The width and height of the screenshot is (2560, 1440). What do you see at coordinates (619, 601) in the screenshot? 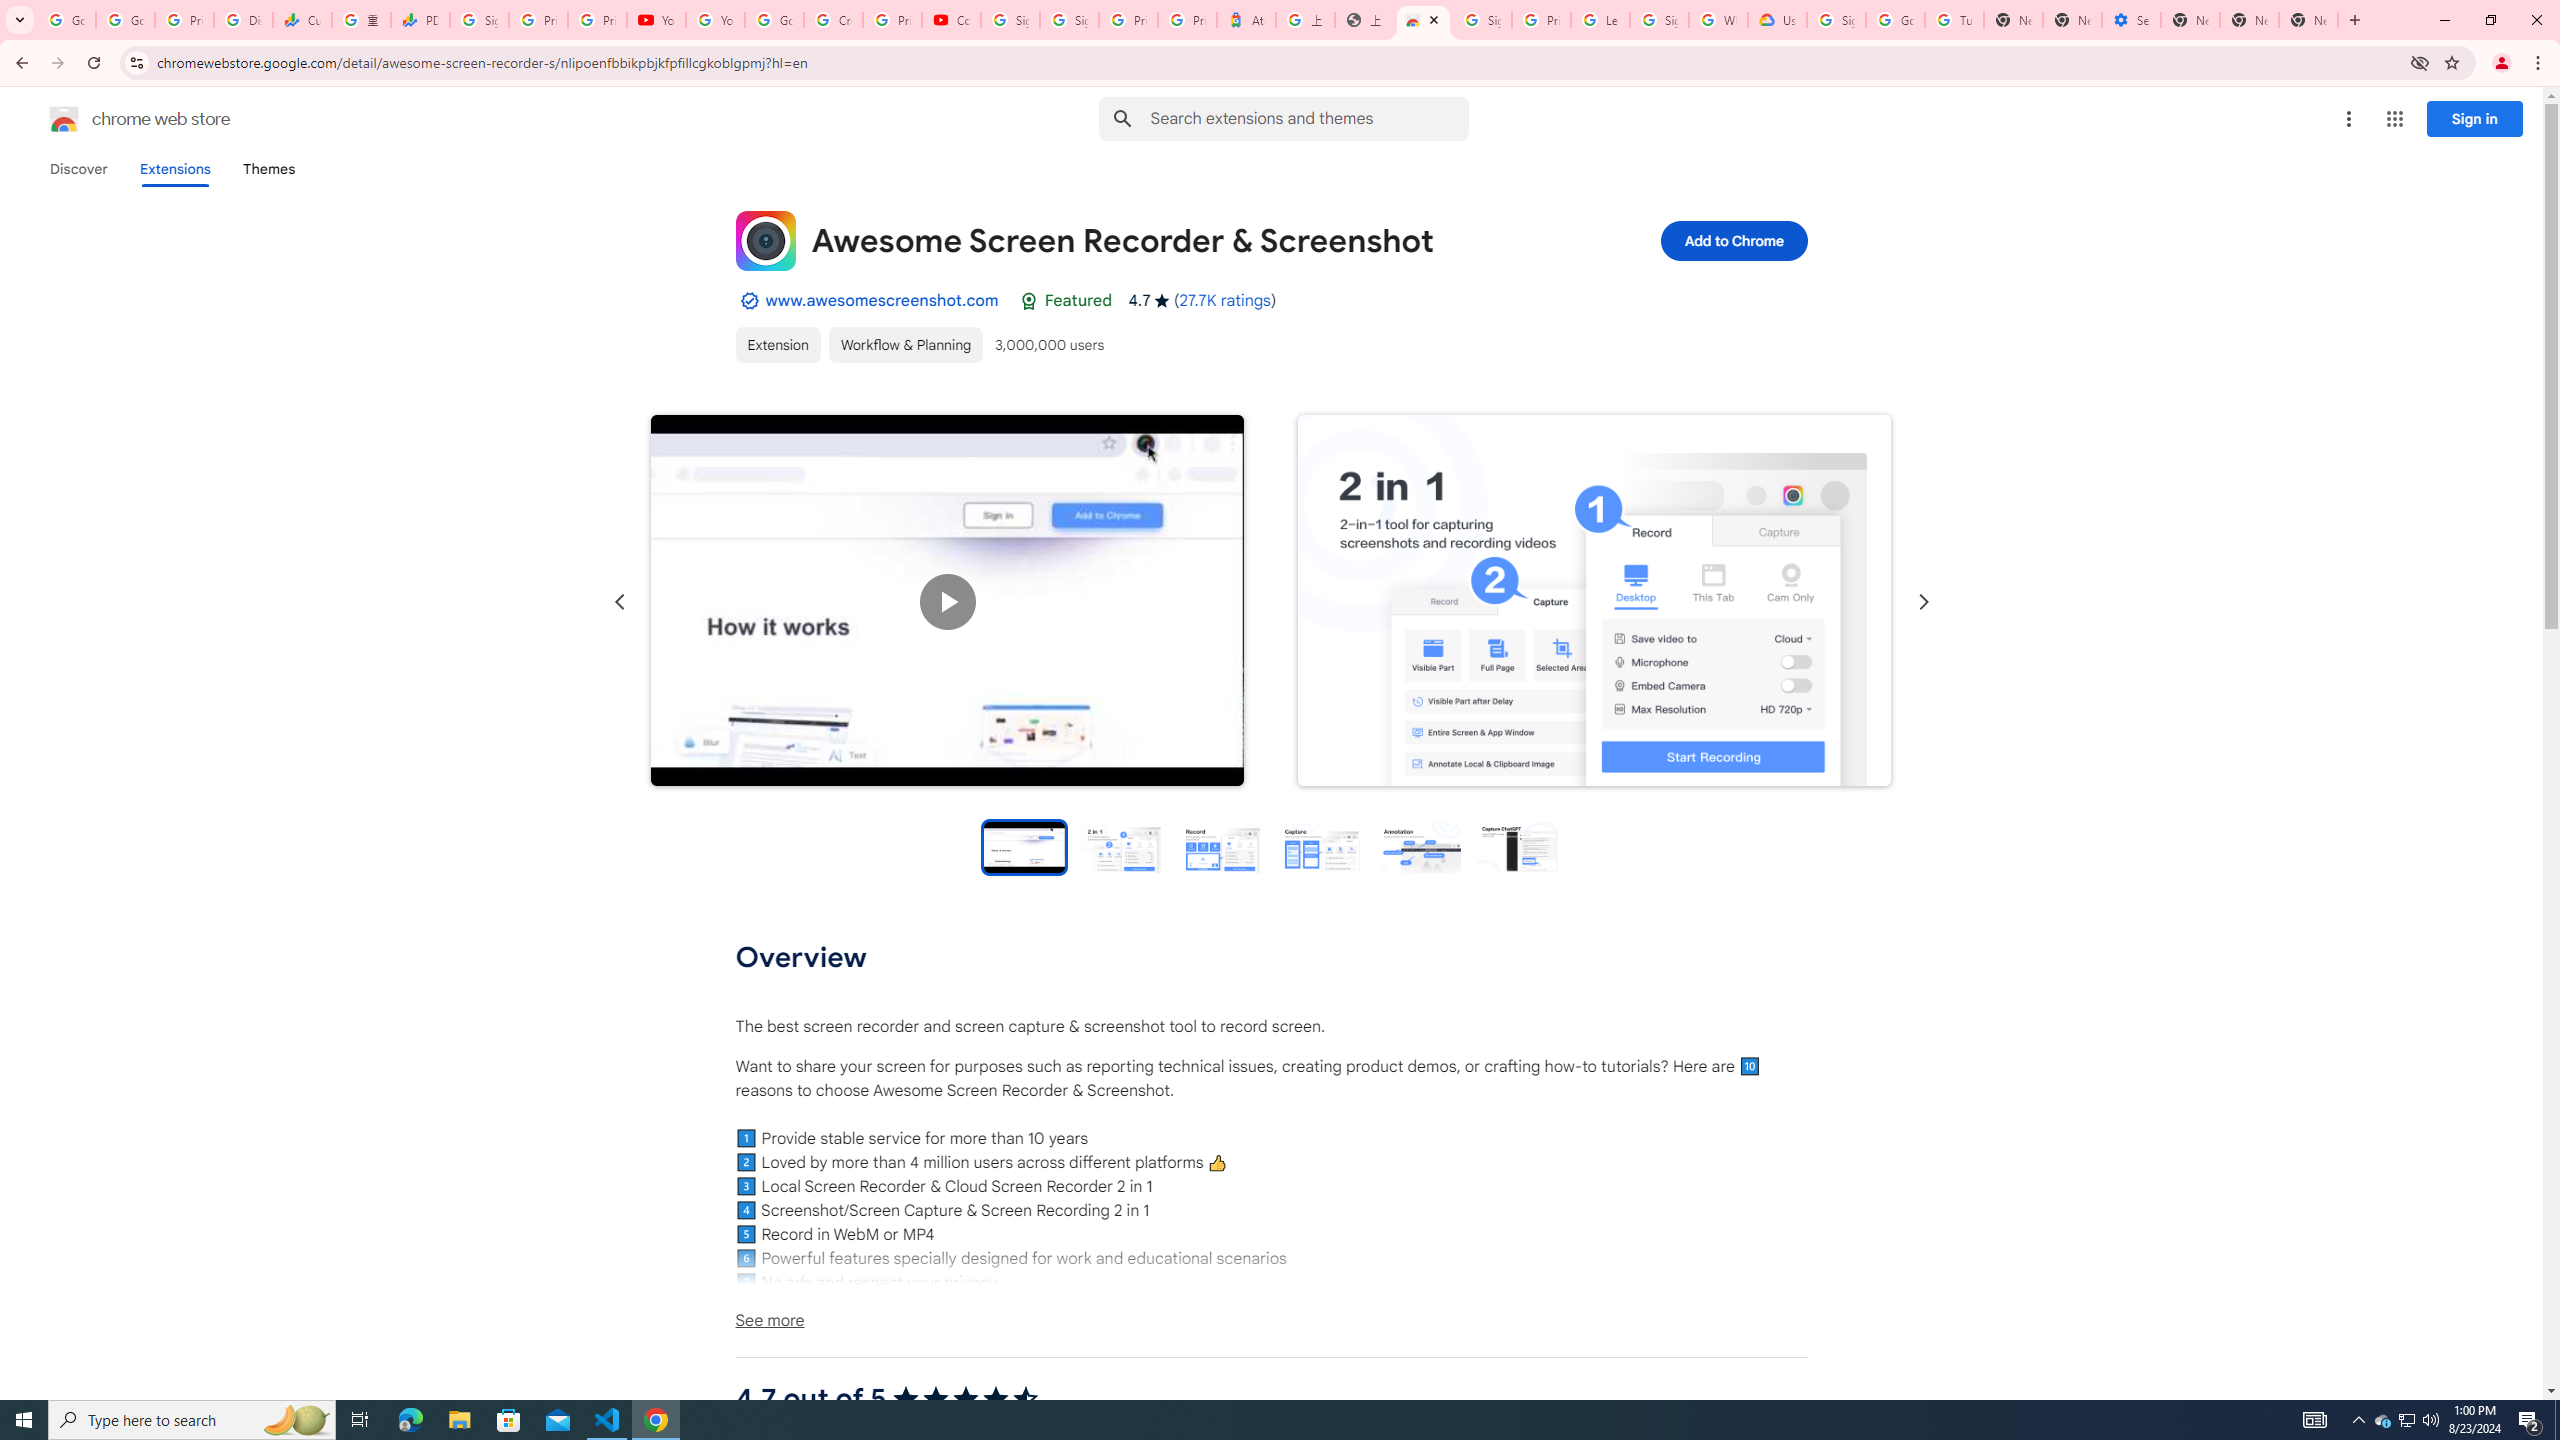
I see `'Previous slide'` at bounding box center [619, 601].